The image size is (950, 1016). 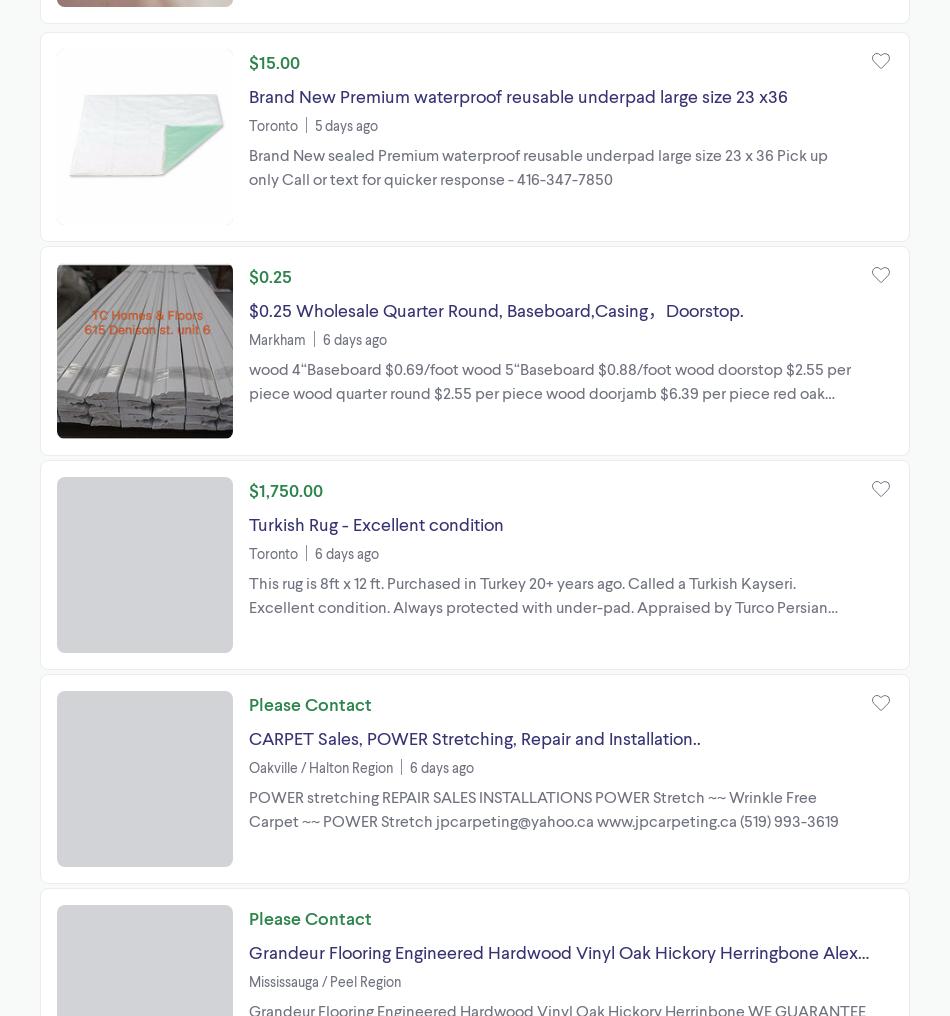 I want to click on '$1,750.00', so click(x=285, y=489).